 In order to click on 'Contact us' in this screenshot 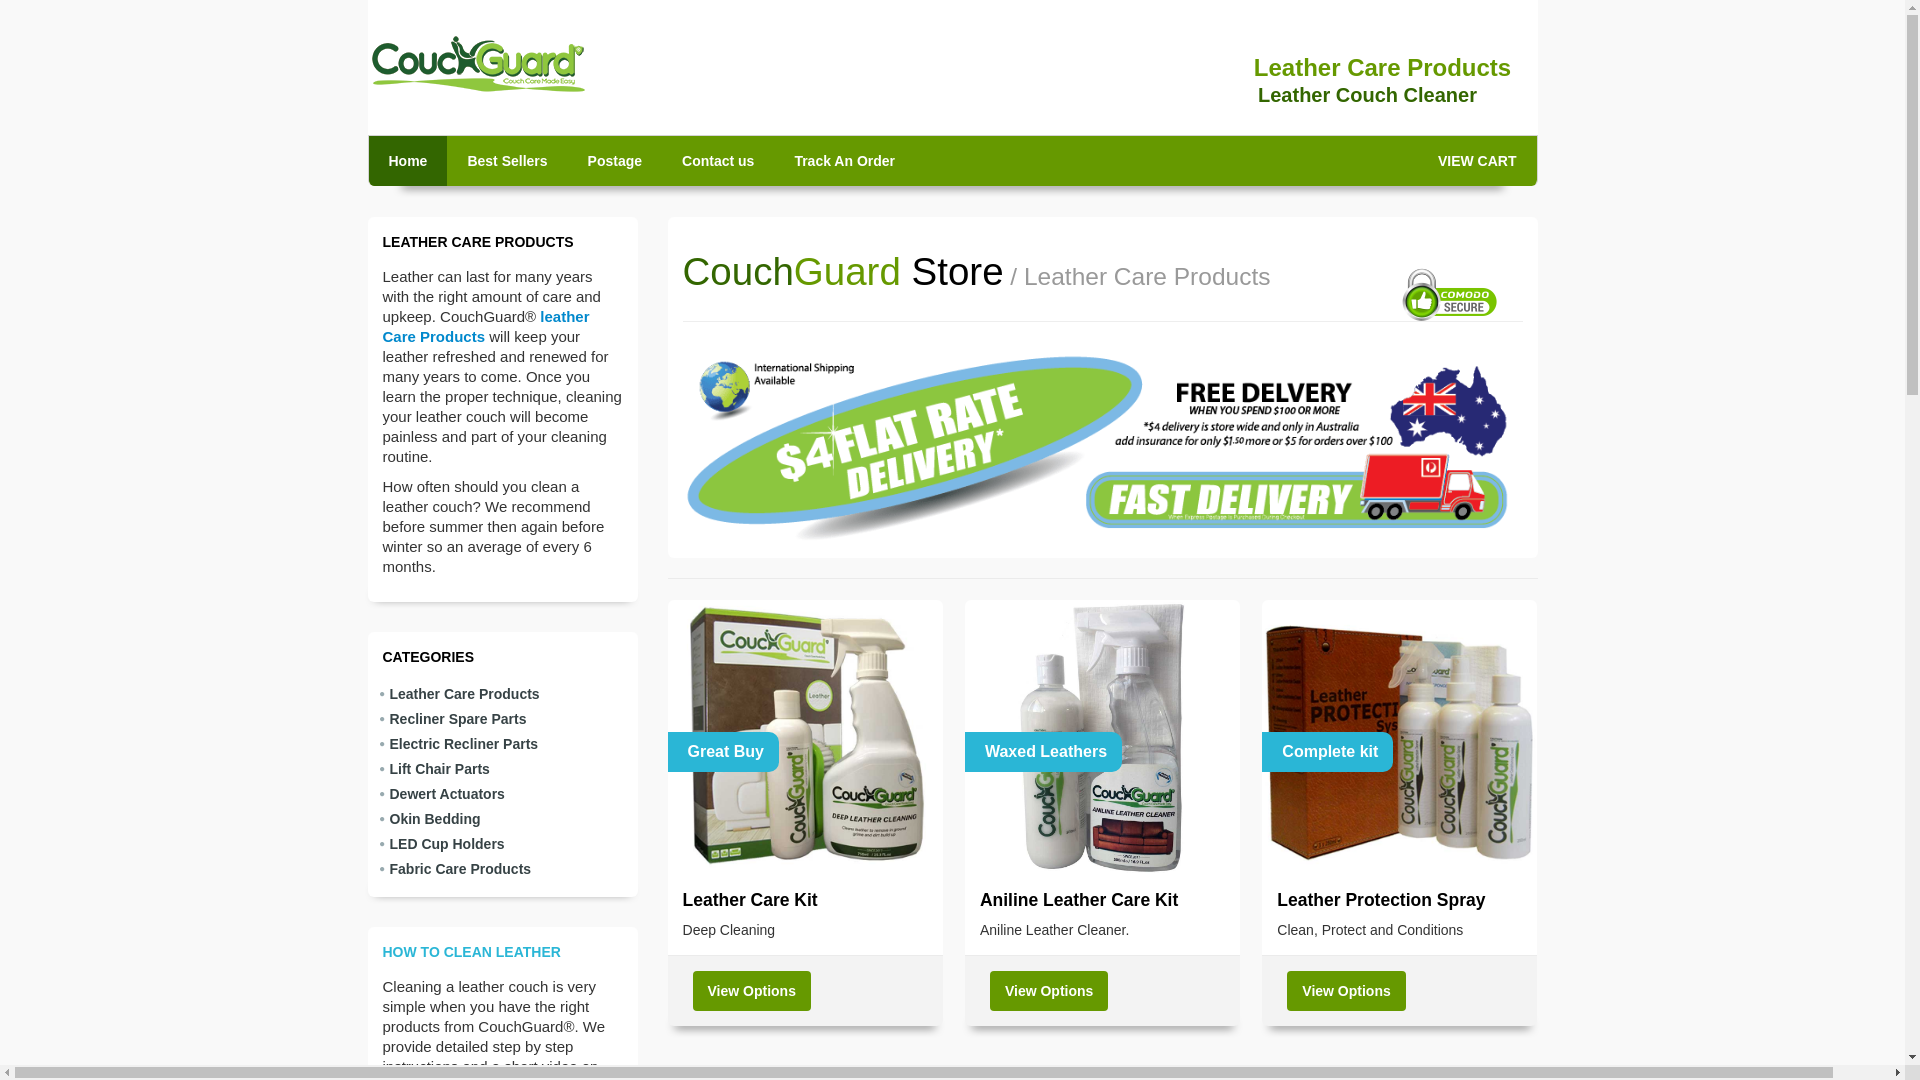, I will do `click(718, 160)`.